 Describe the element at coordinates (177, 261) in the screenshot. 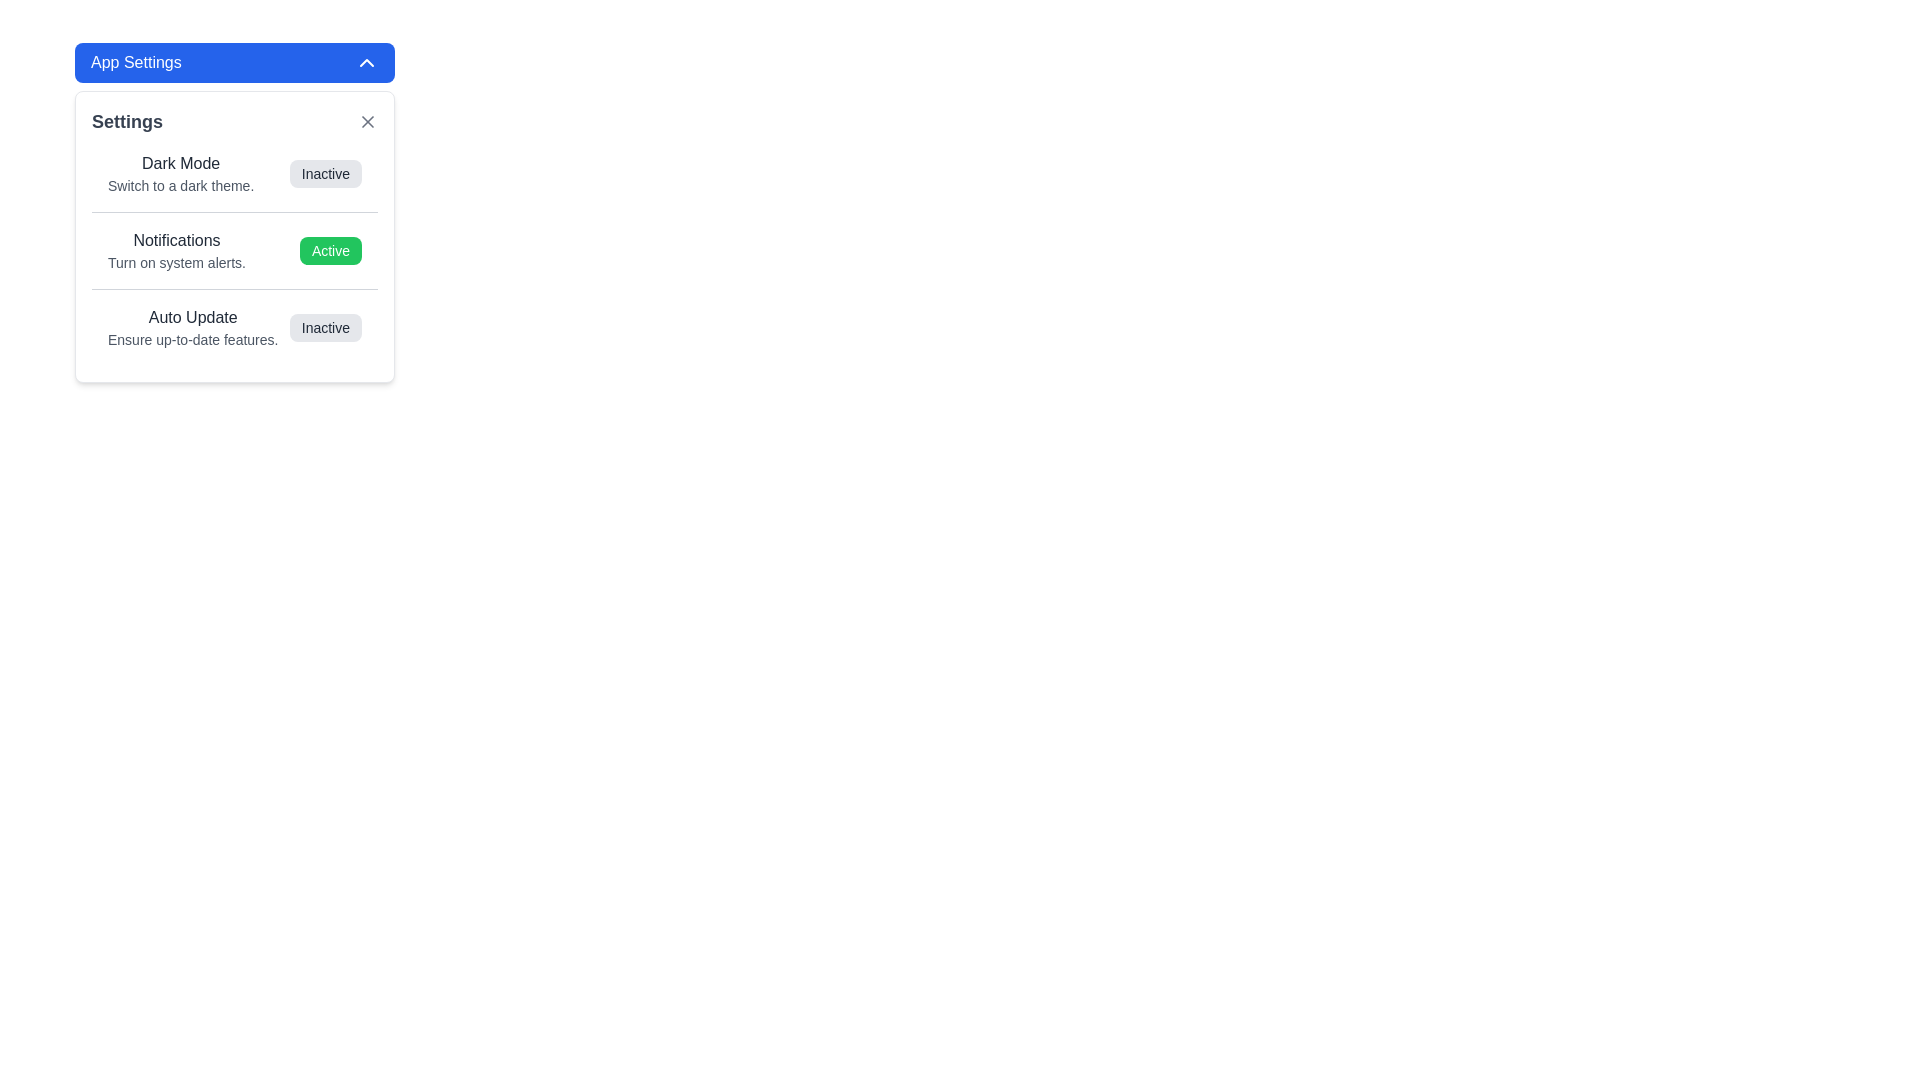

I see `the text label providing information about turning on system alerts in the 'Notifications' section, located below the 'Notifications' title and above the 'Active' button` at that location.